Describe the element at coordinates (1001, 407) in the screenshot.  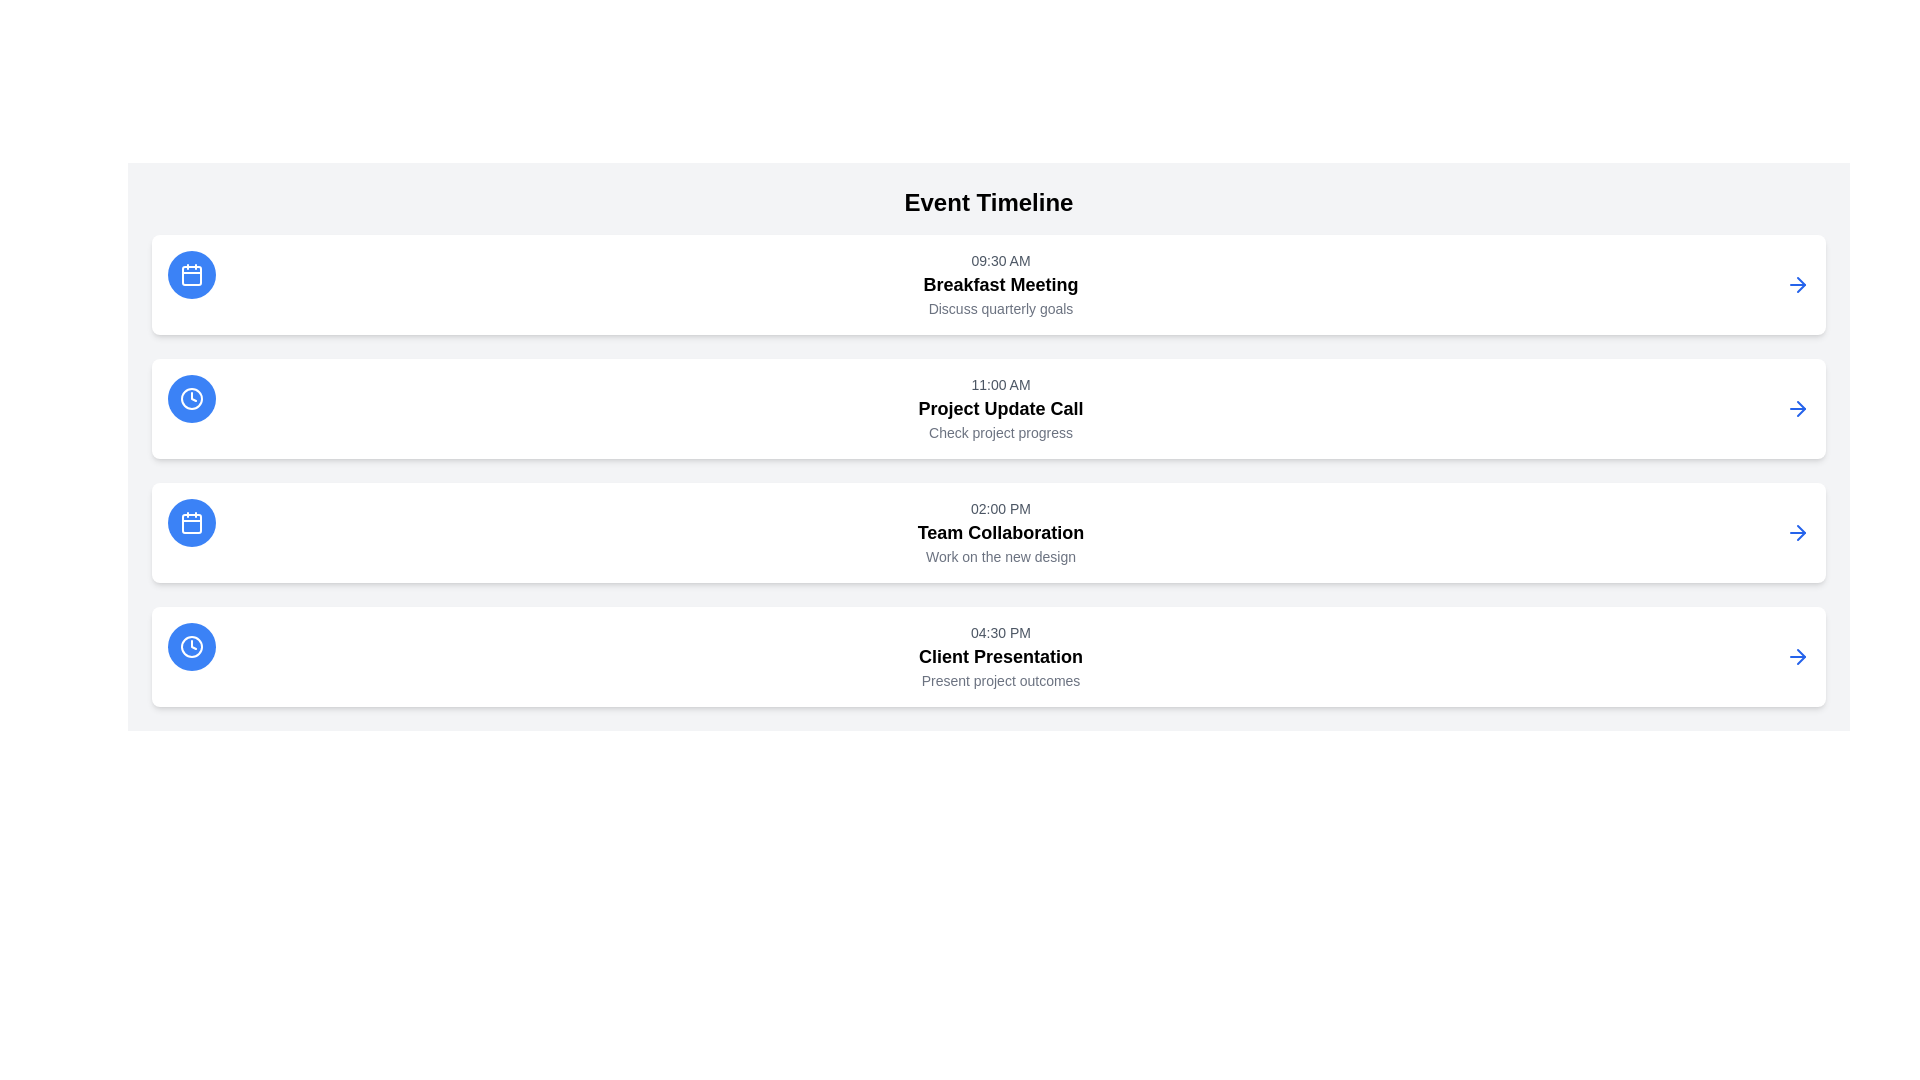
I see `the text label that serves as the title for an event in the second item of a vertically listed timeline, which is located between the '11:00 AM' timestamp and the 'Check project progress' text` at that location.